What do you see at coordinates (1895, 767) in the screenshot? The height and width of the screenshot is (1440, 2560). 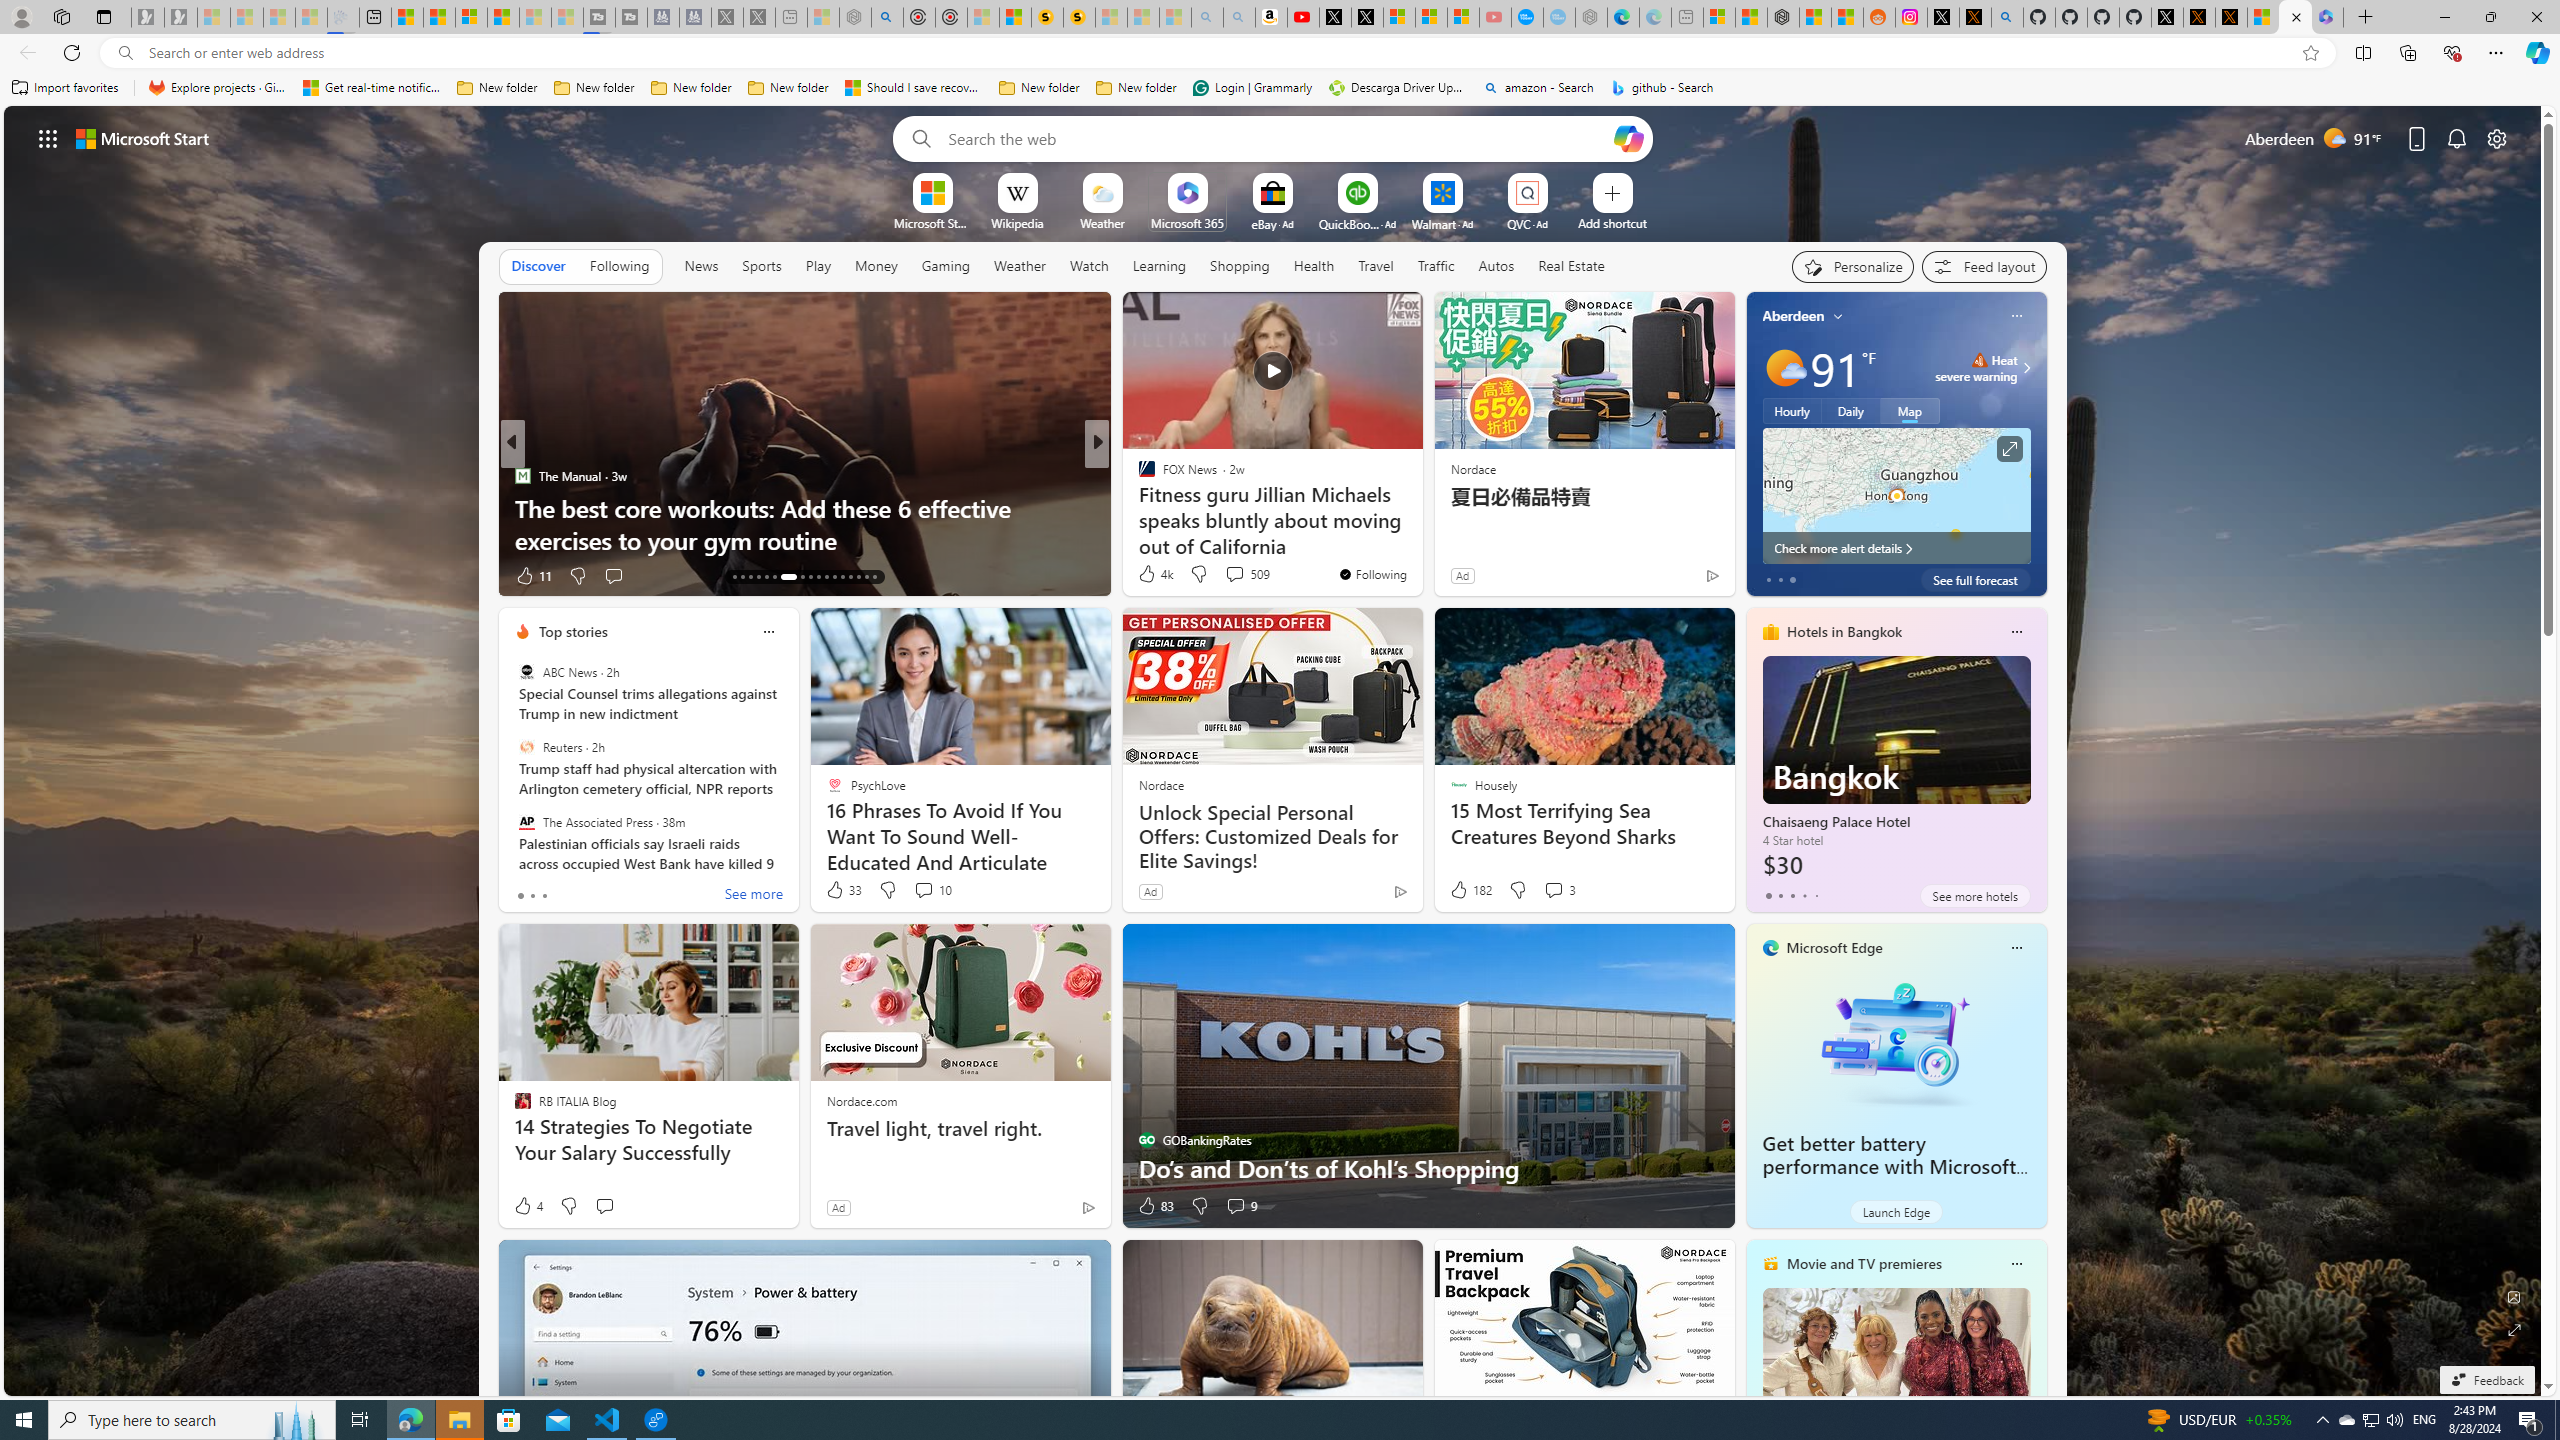 I see `'Chaisaeng Palace Hotel'` at bounding box center [1895, 767].